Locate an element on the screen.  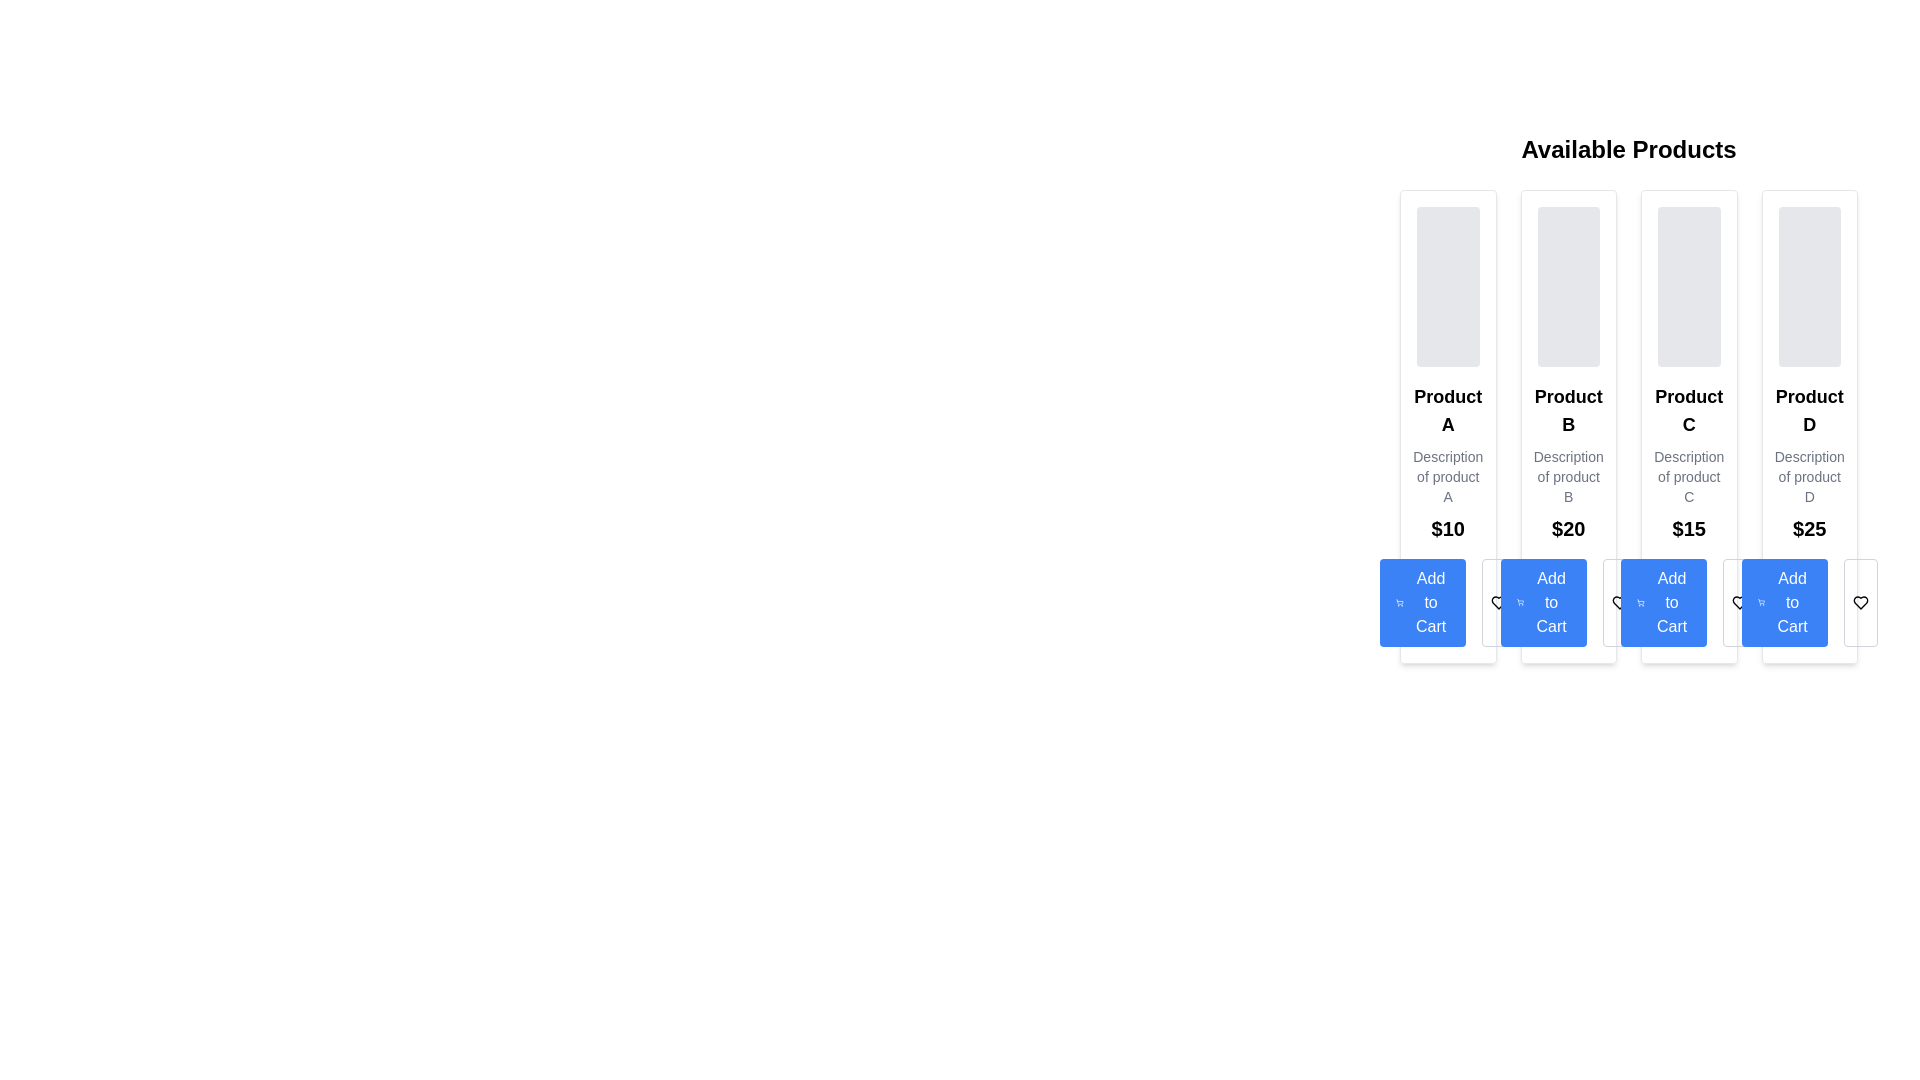
text from the bold, black title label that reads 'Available Products', located at the top-center of the product listing section is located at coordinates (1628, 149).